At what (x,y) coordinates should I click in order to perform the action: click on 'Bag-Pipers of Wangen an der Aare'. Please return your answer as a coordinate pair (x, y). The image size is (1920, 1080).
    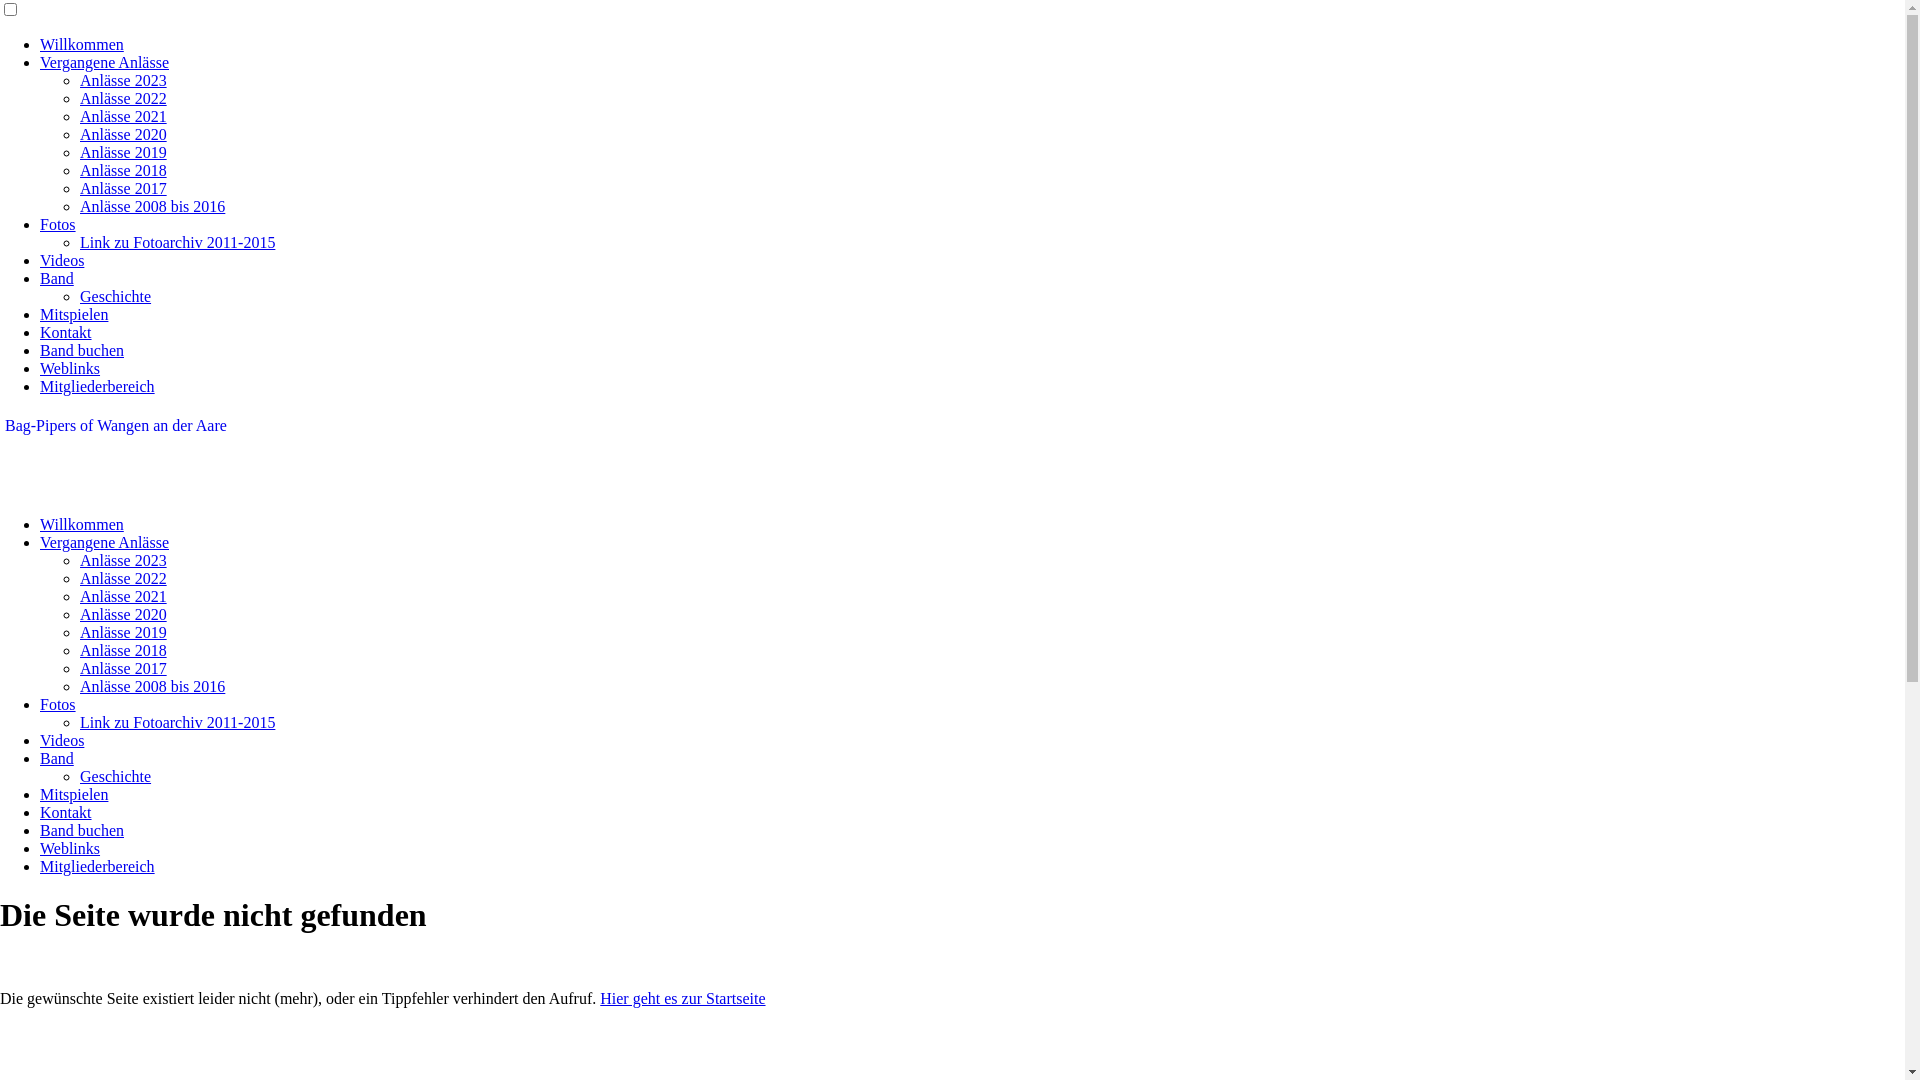
    Looking at the image, I should click on (4, 424).